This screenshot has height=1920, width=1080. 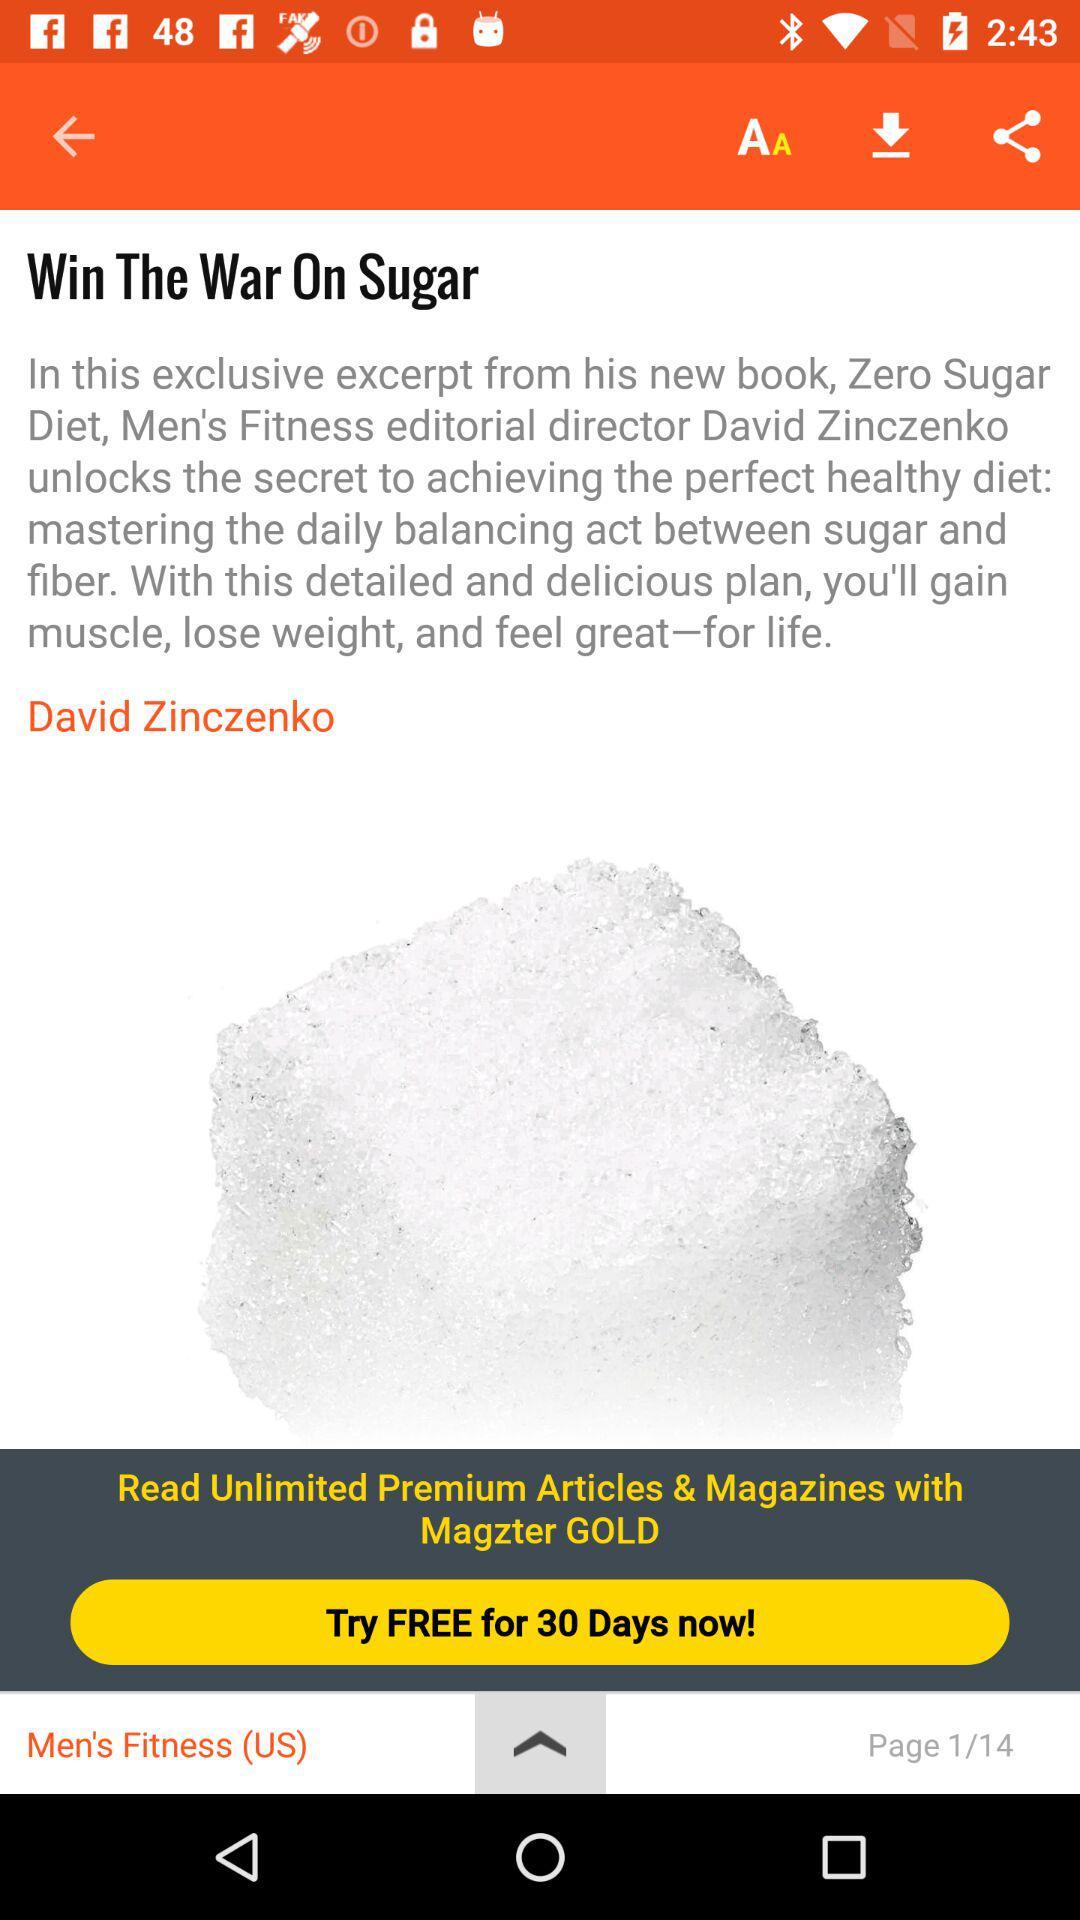 I want to click on the icon above in this exclusive item, so click(x=1017, y=135).